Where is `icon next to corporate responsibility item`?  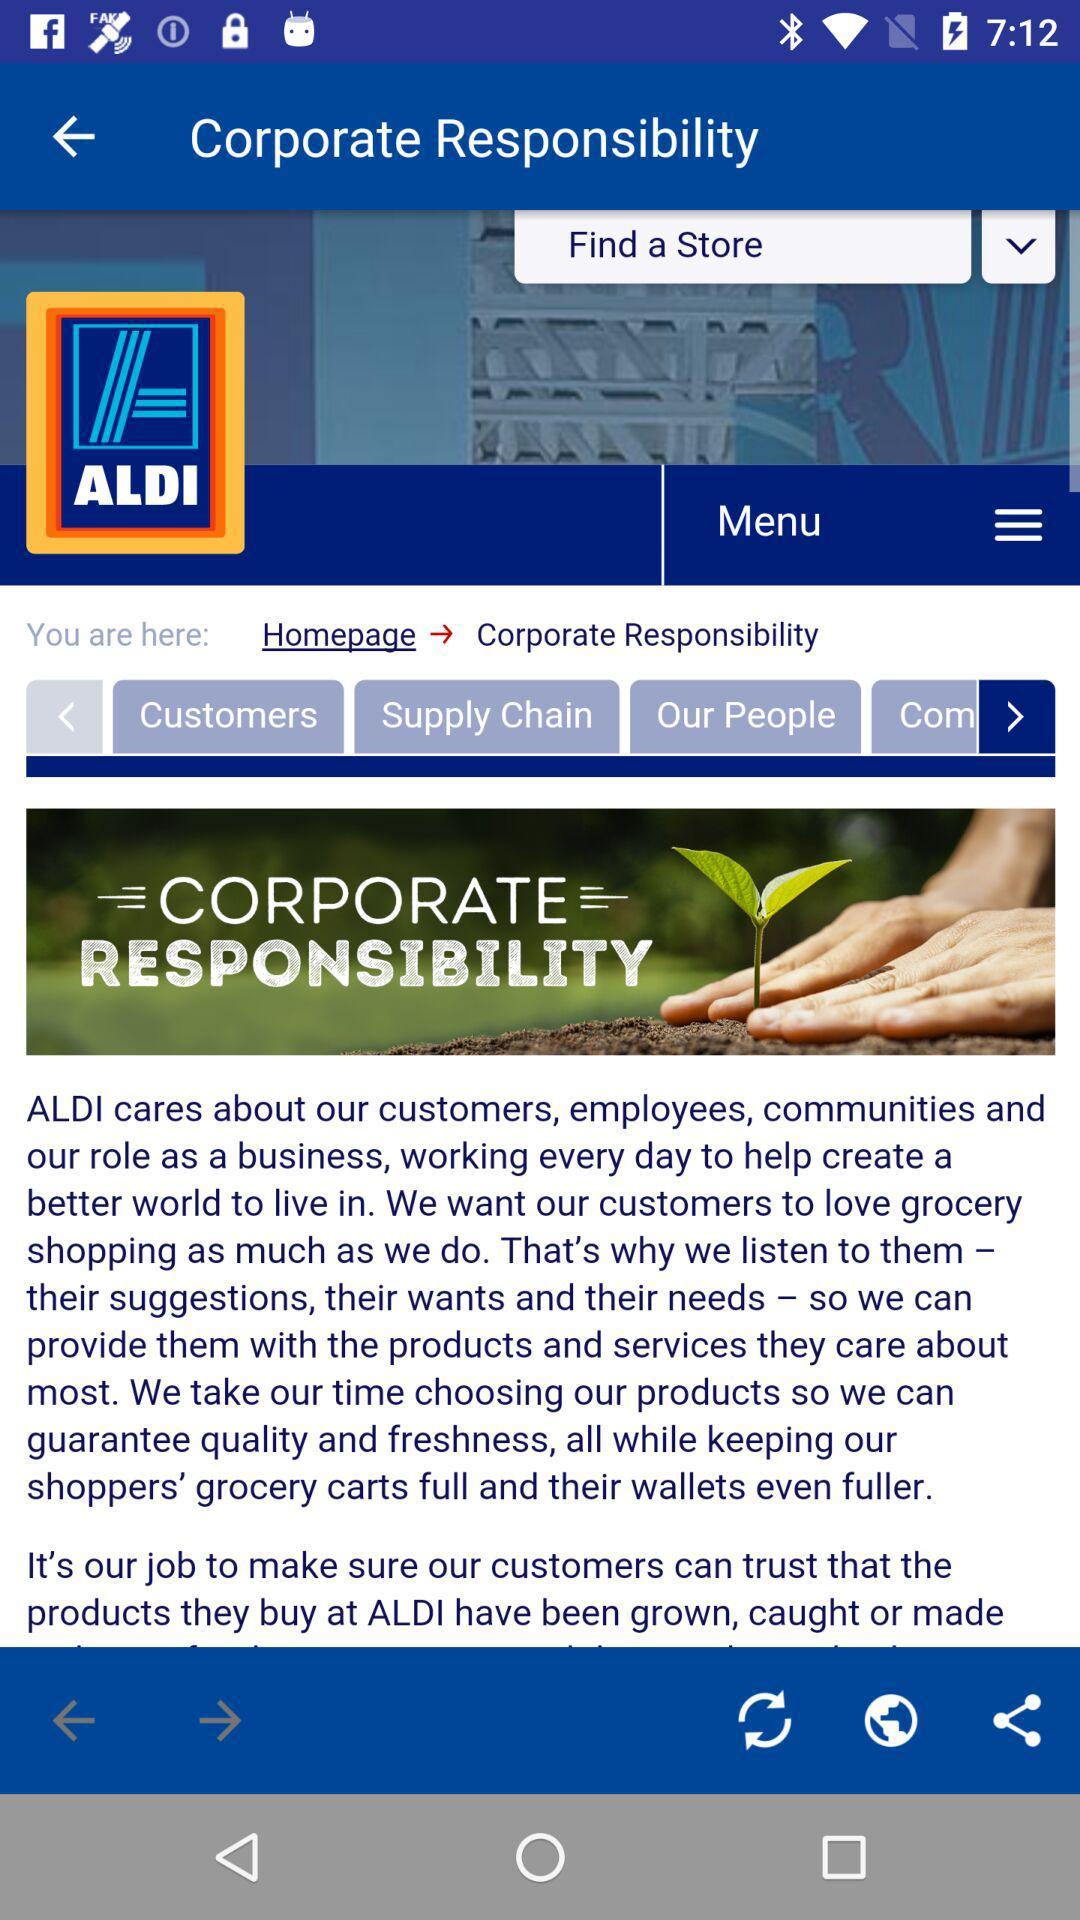 icon next to corporate responsibility item is located at coordinates (72, 135).